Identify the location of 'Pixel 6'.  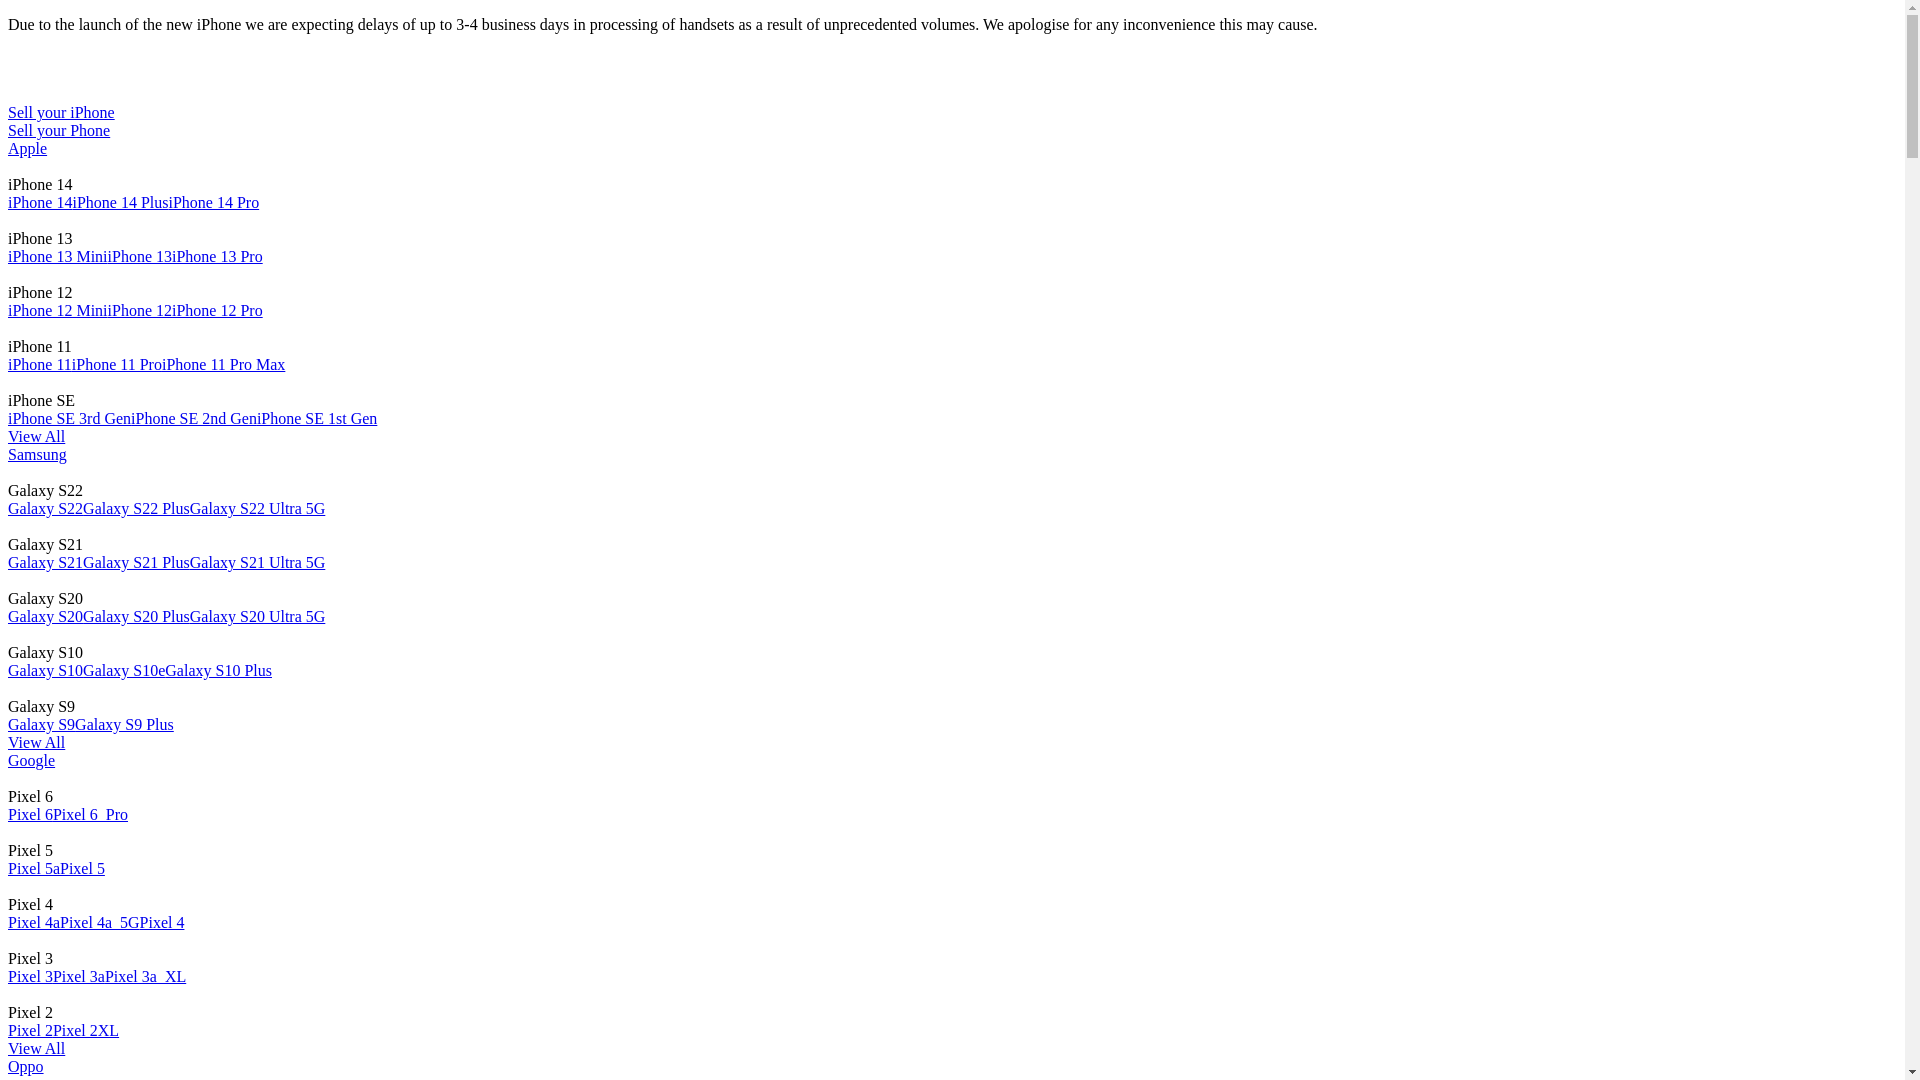
(30, 814).